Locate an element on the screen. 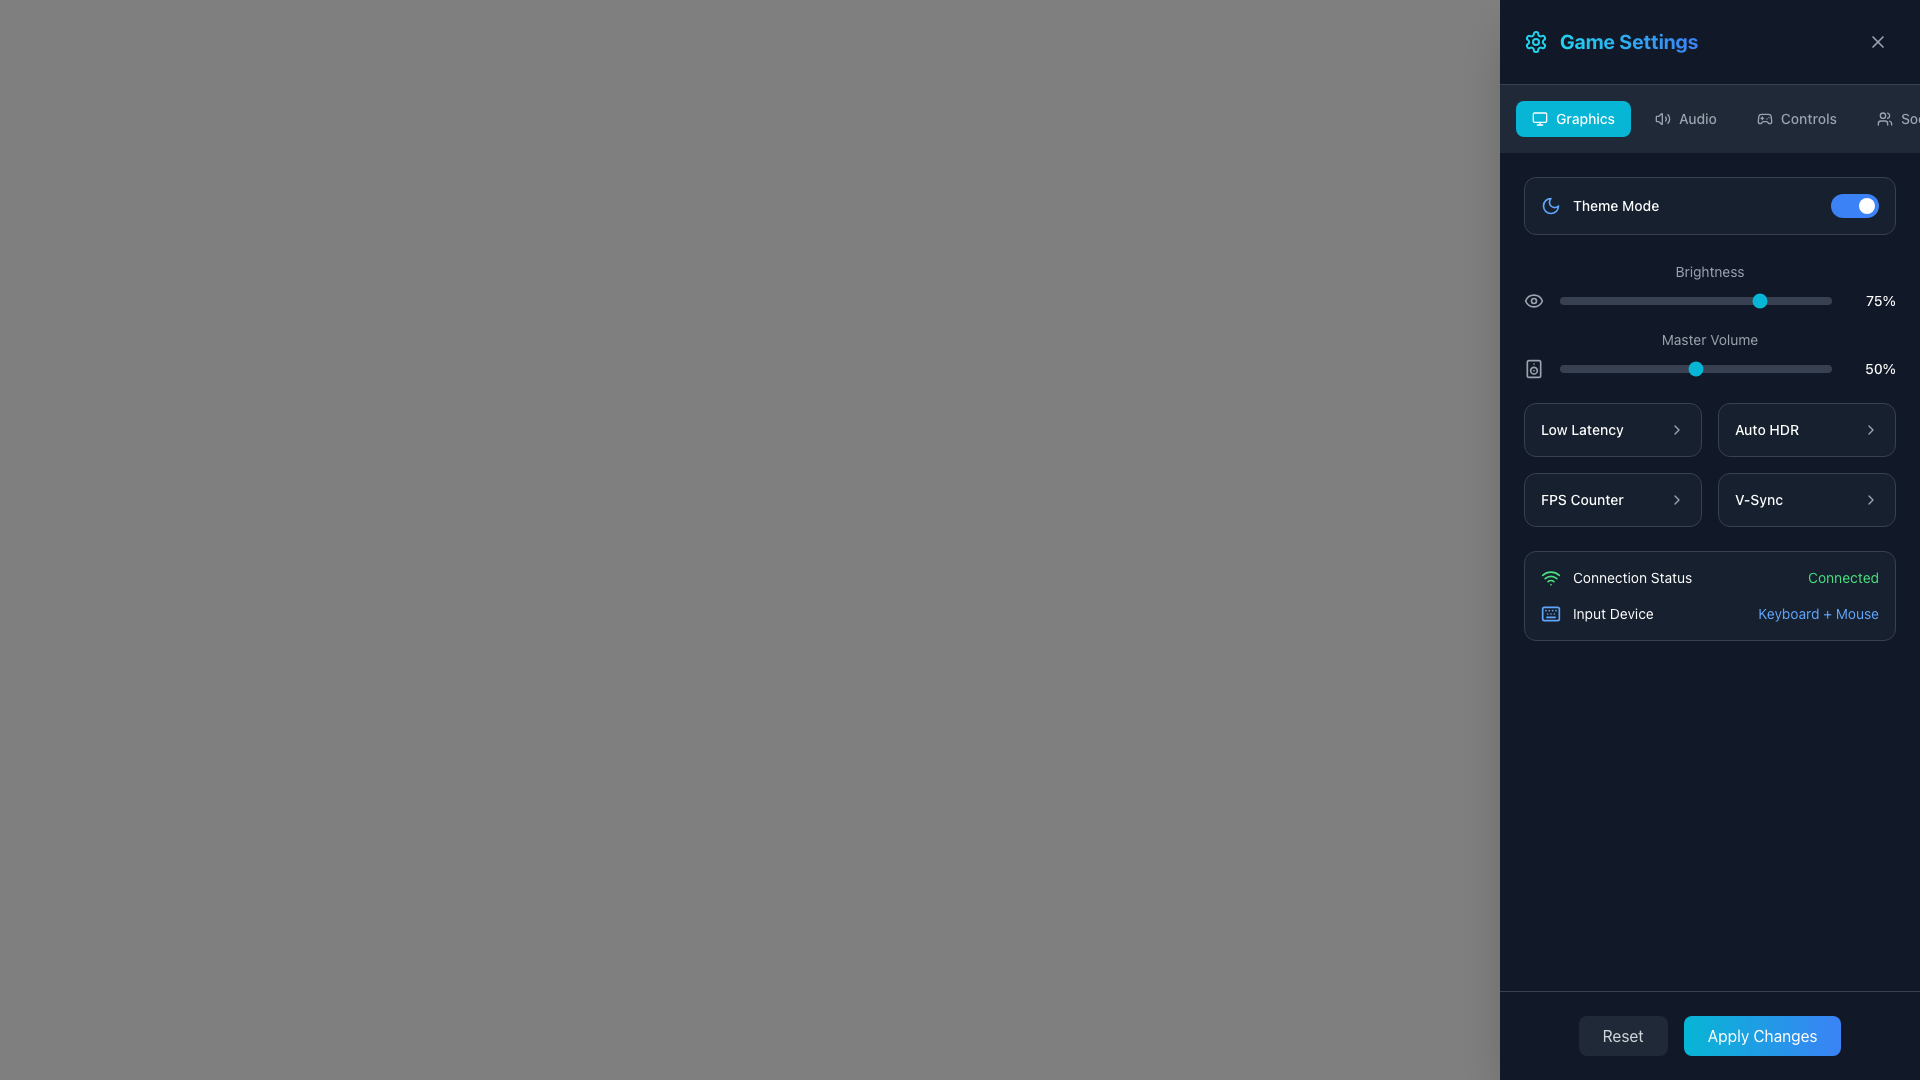 The width and height of the screenshot is (1920, 1080). the close button with an 'X' icon located in the top-right corner of the settings interface is located at coordinates (1876, 42).